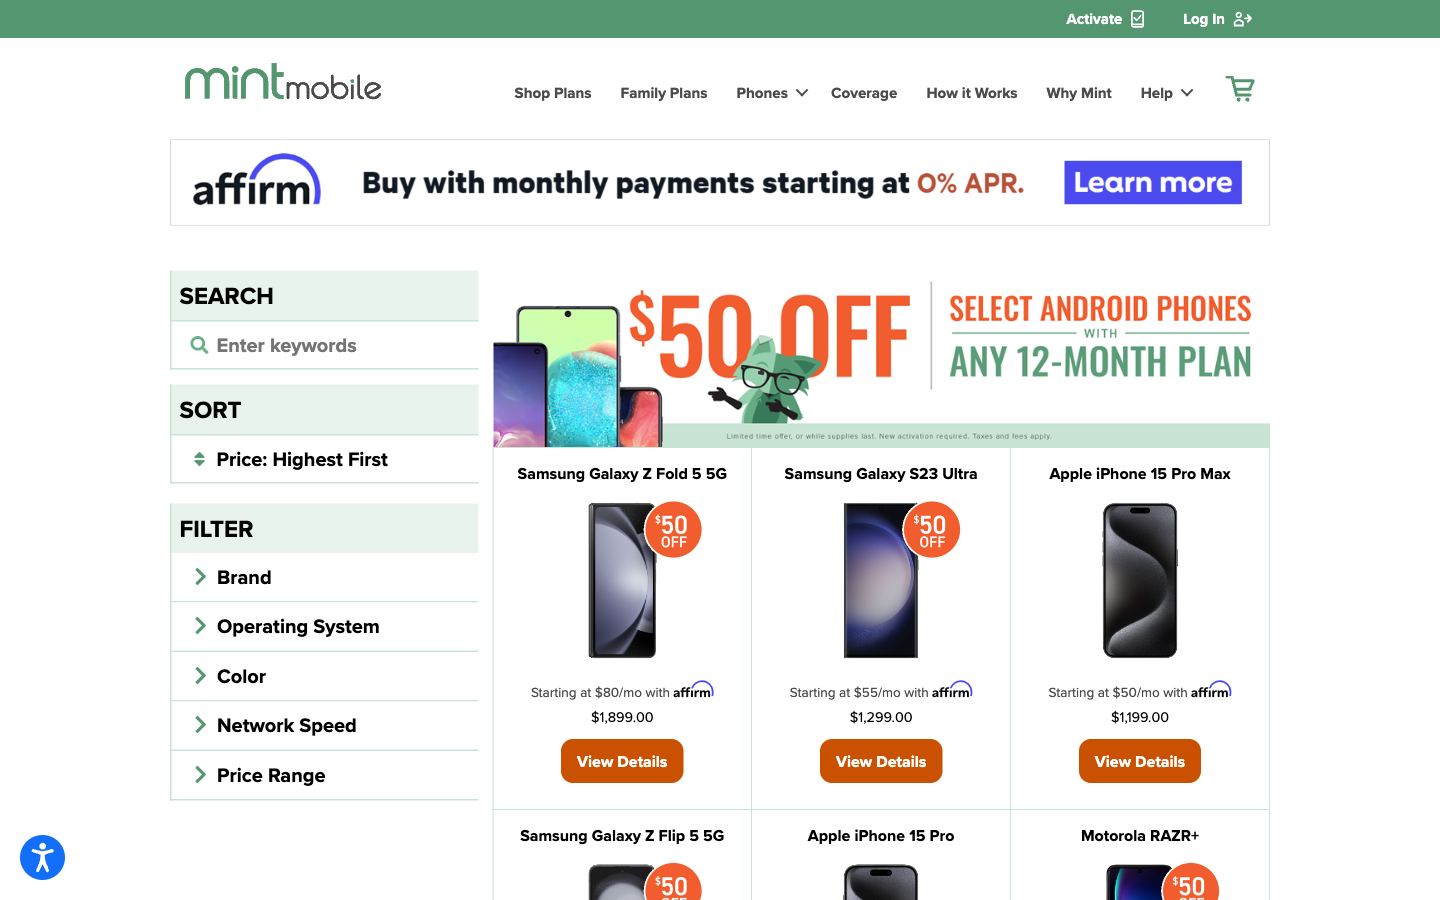 This screenshot has width=1440, height=900. Describe the element at coordinates (1139, 758) in the screenshot. I see `Inspect Apple iPhone 15 Pro Max phone"s details` at that location.